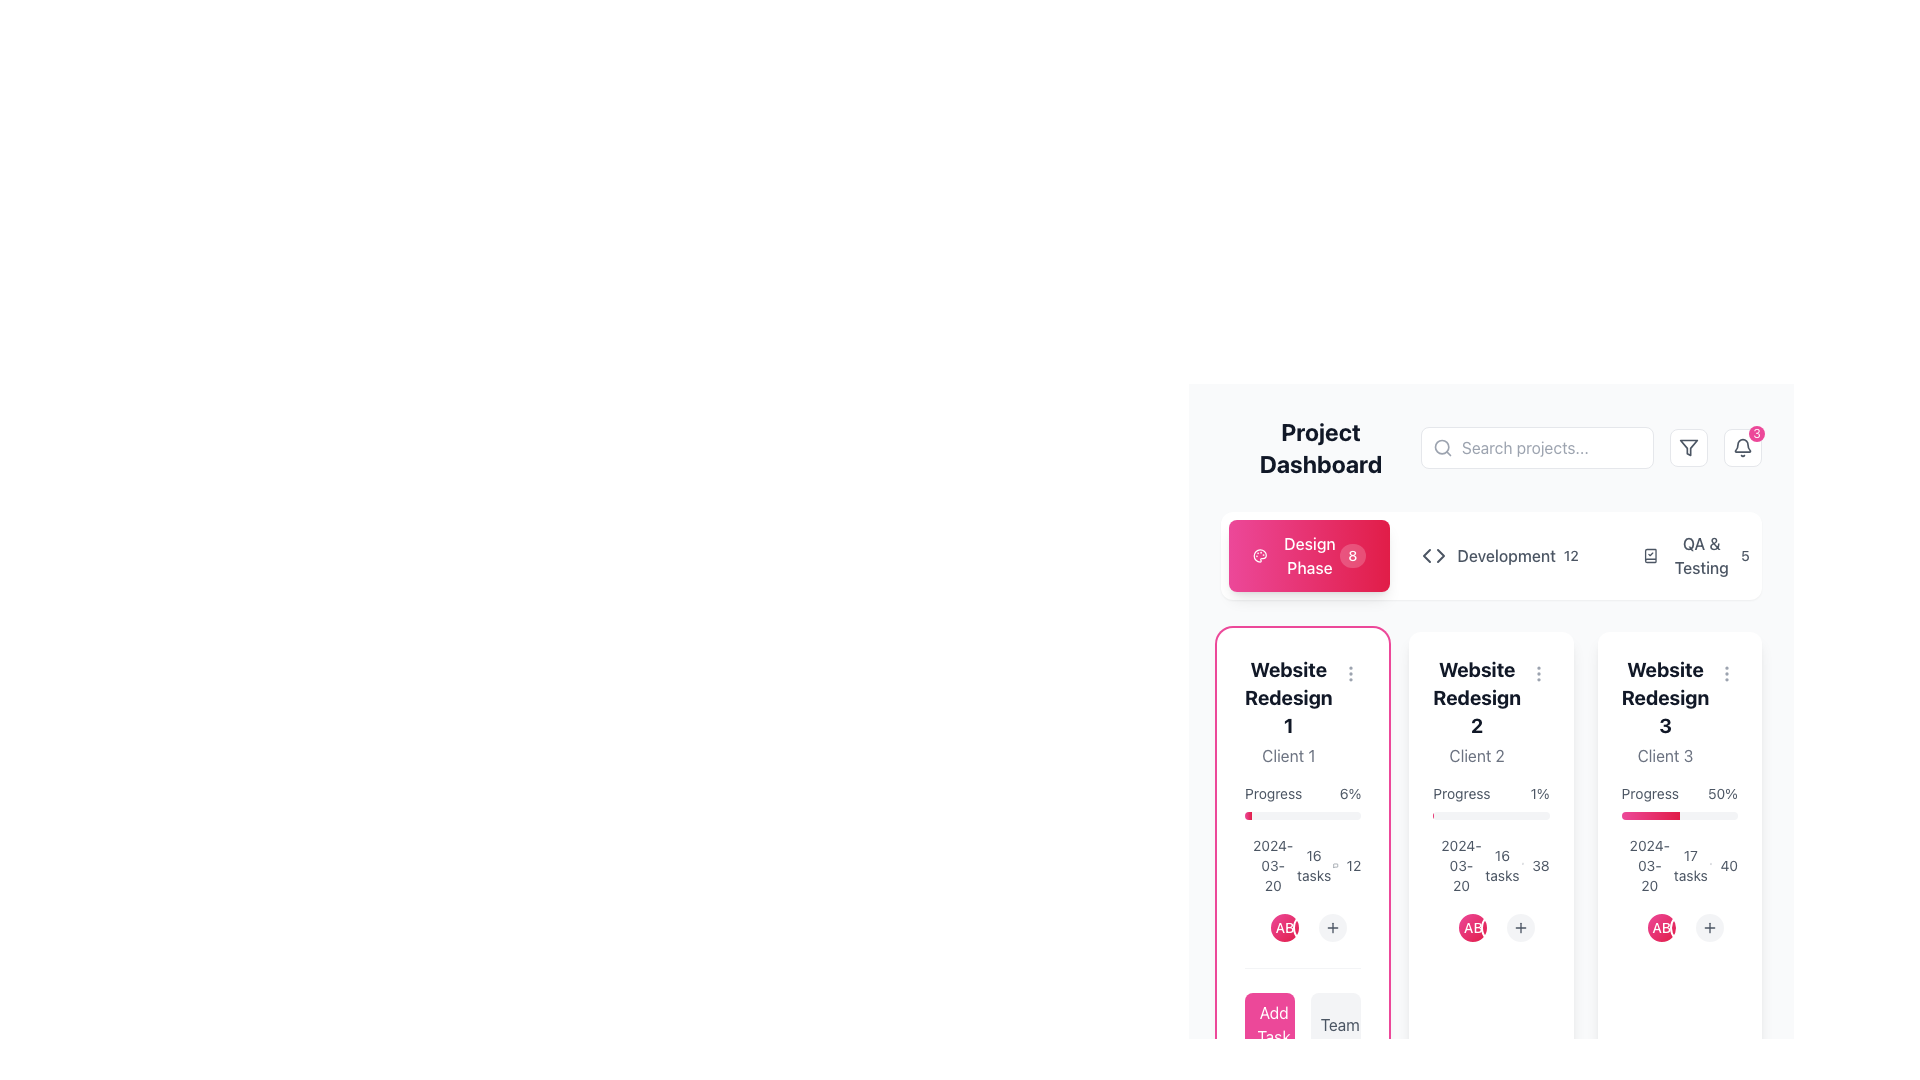  Describe the element at coordinates (1722, 793) in the screenshot. I see `the static text label that displays the progress percentage for the 'Website Redesign 3' project, located to the right of the 'Progress' label` at that location.